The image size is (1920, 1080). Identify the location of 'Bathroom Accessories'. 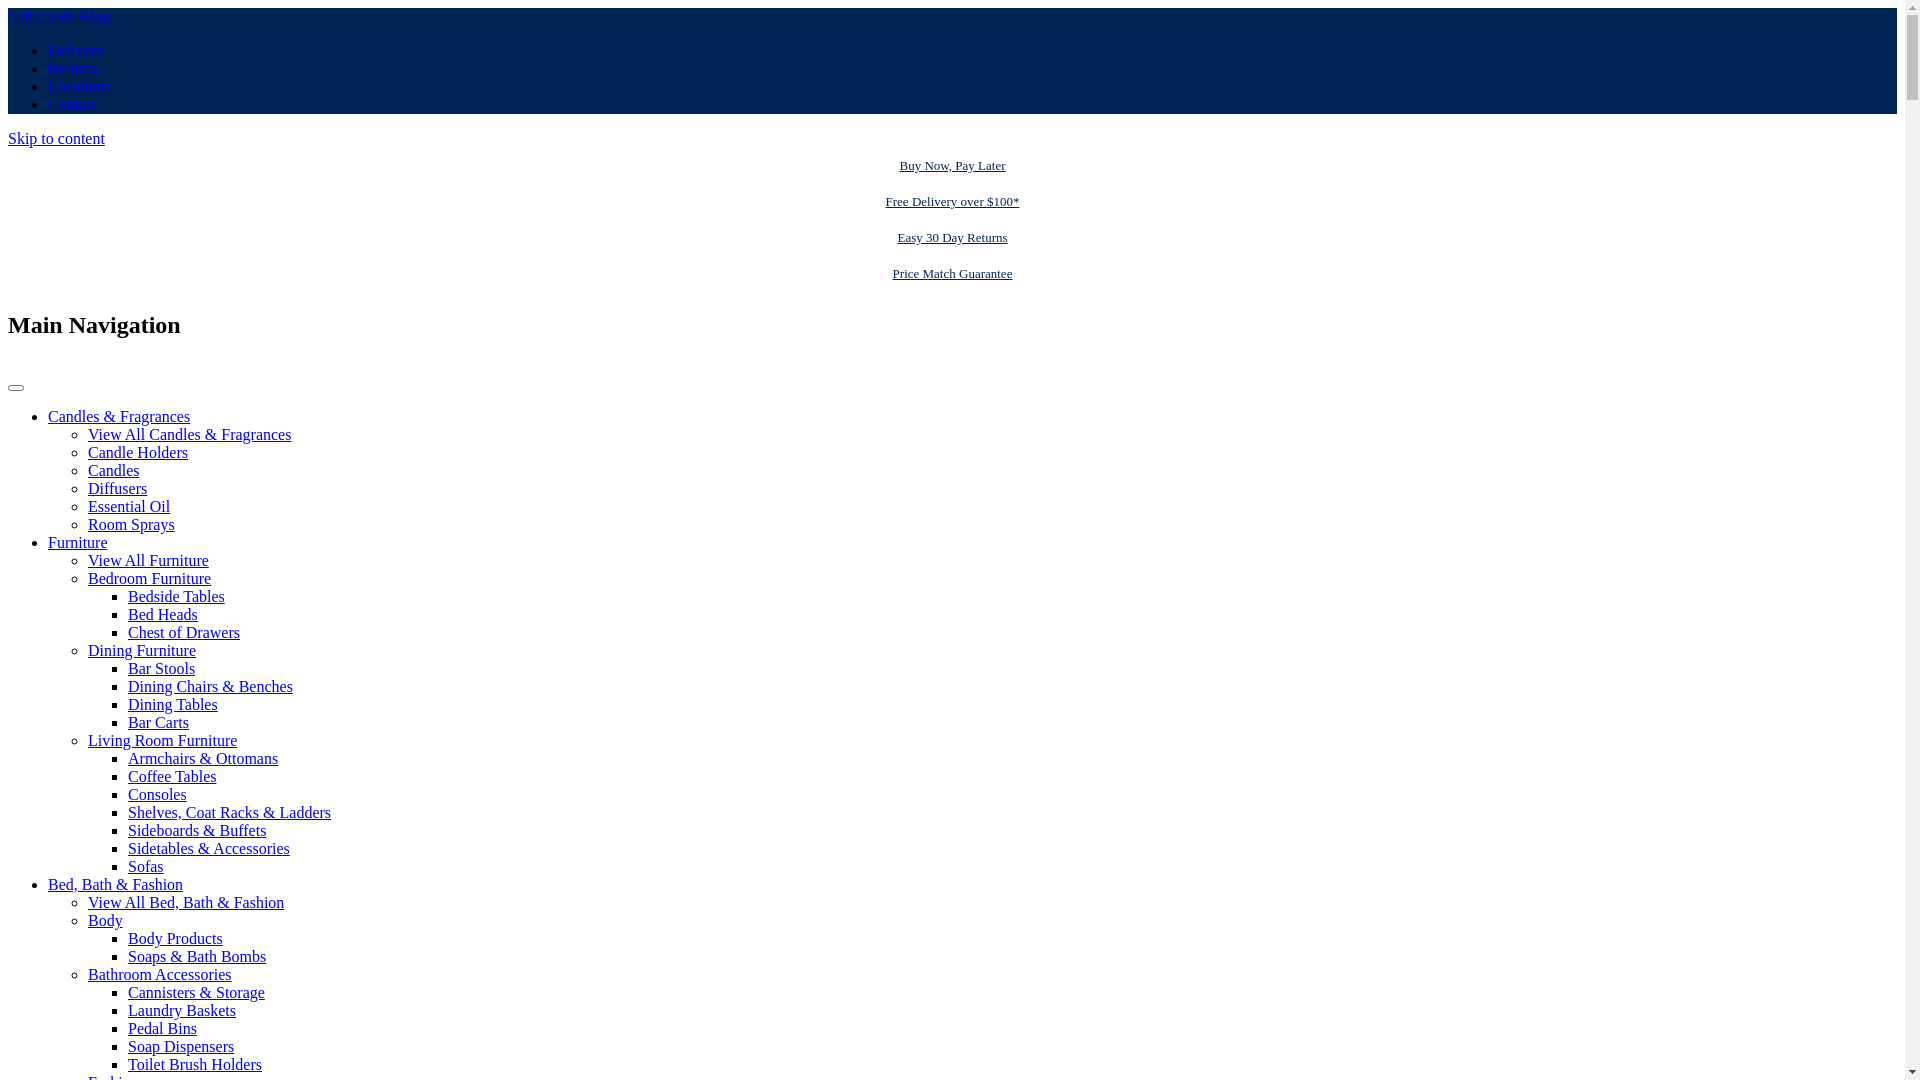
(158, 973).